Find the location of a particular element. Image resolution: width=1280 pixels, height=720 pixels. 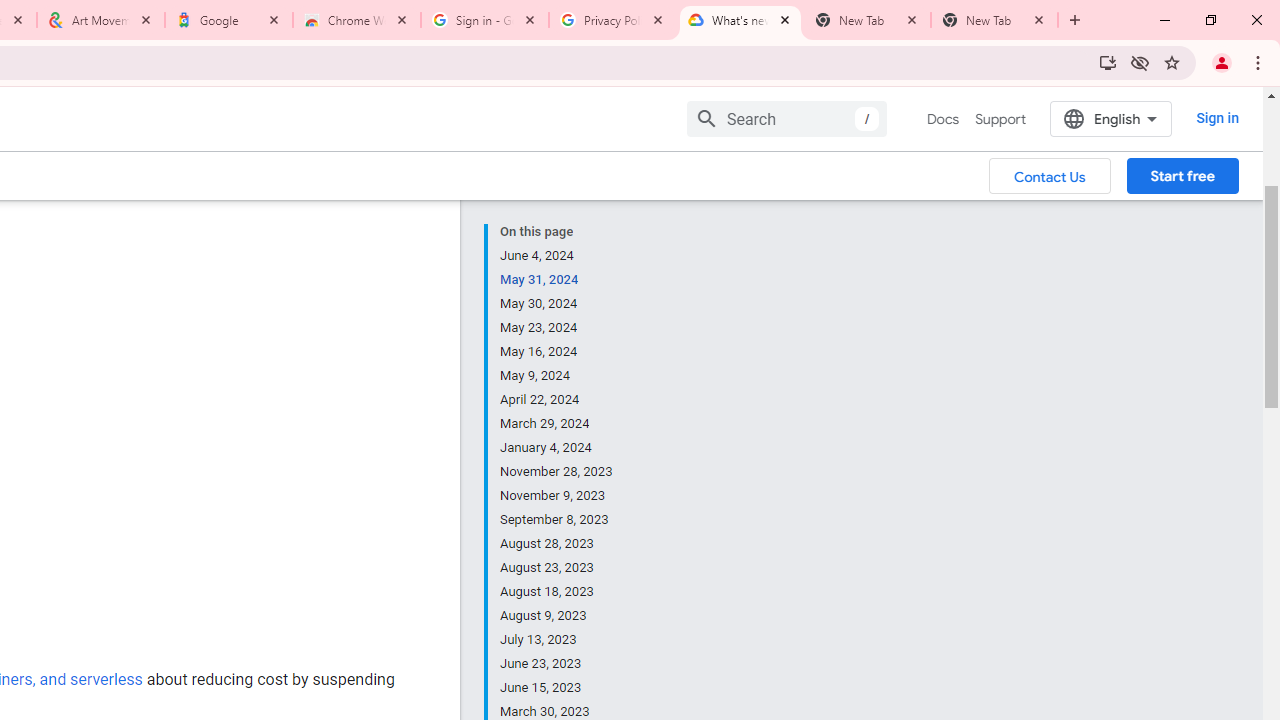

'Contact Us' is located at coordinates (1049, 174).